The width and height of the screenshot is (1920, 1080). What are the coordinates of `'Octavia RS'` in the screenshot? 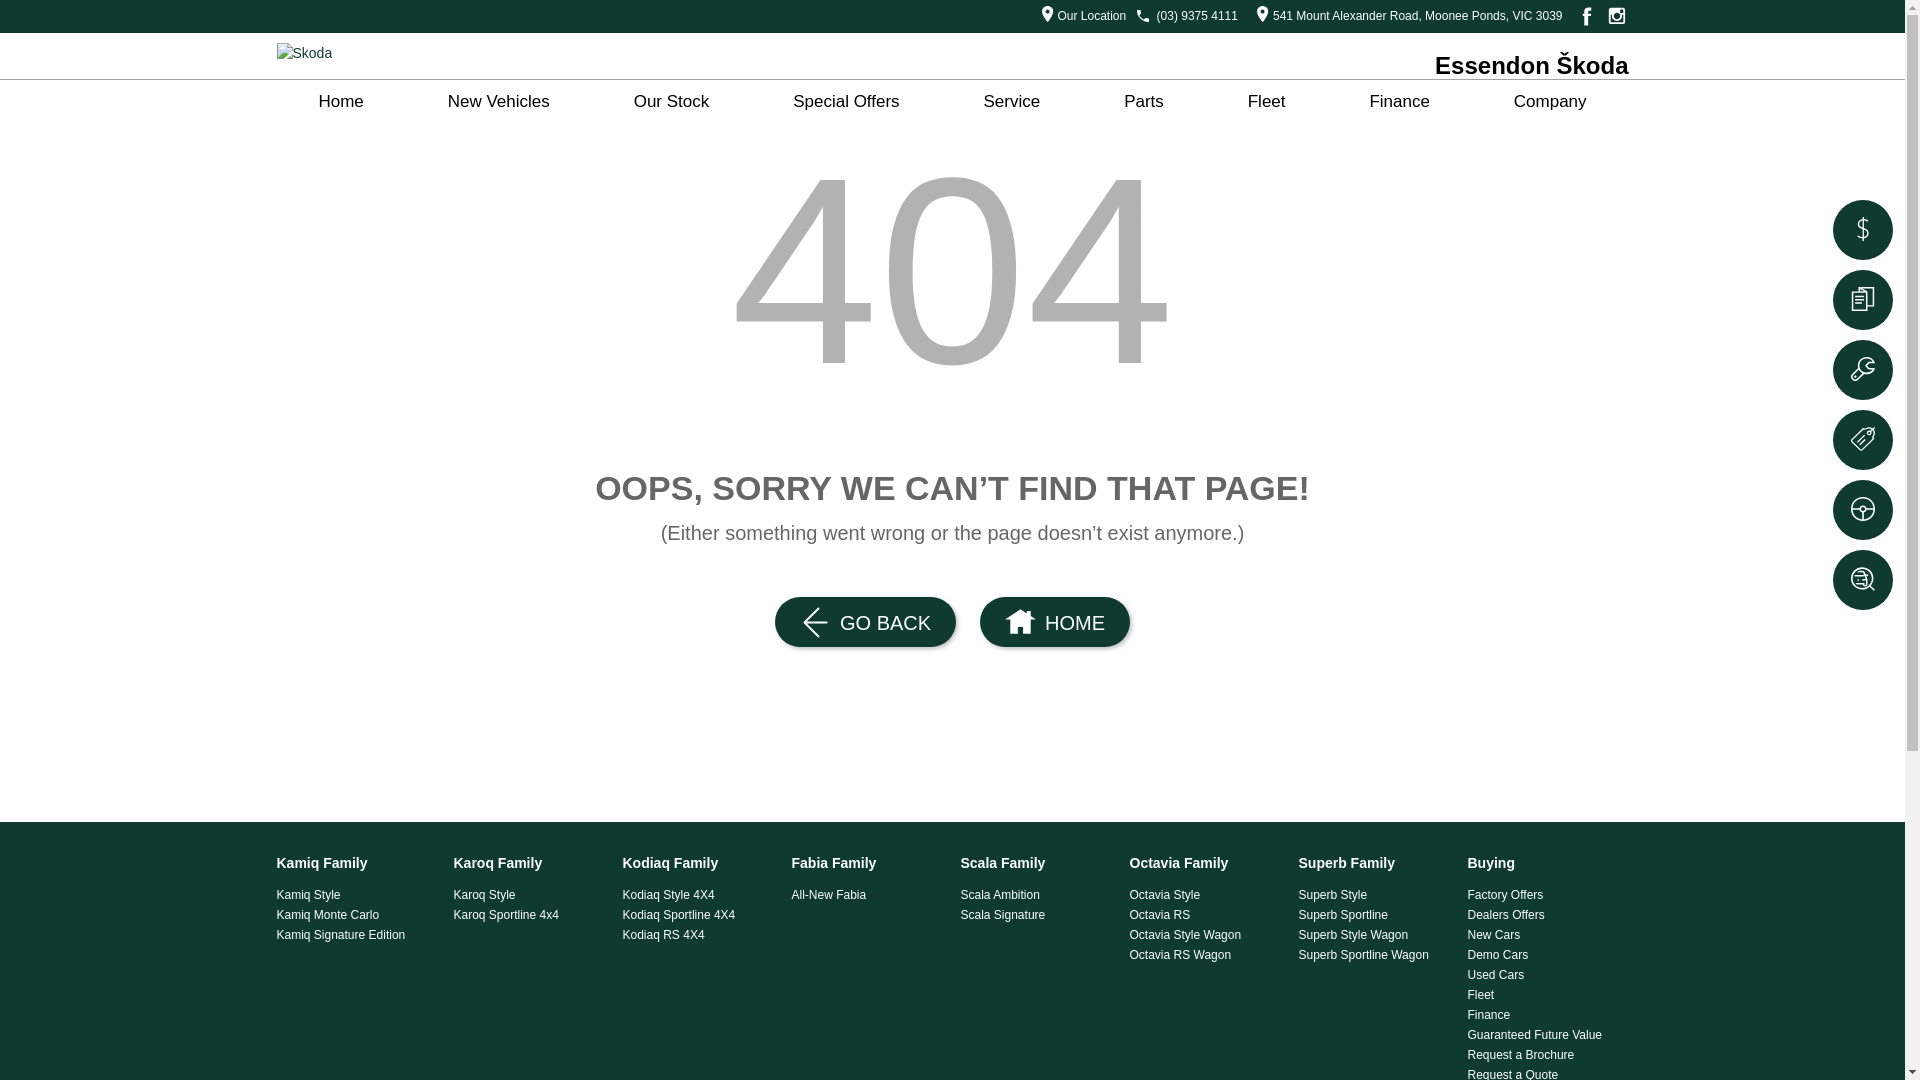 It's located at (1205, 914).